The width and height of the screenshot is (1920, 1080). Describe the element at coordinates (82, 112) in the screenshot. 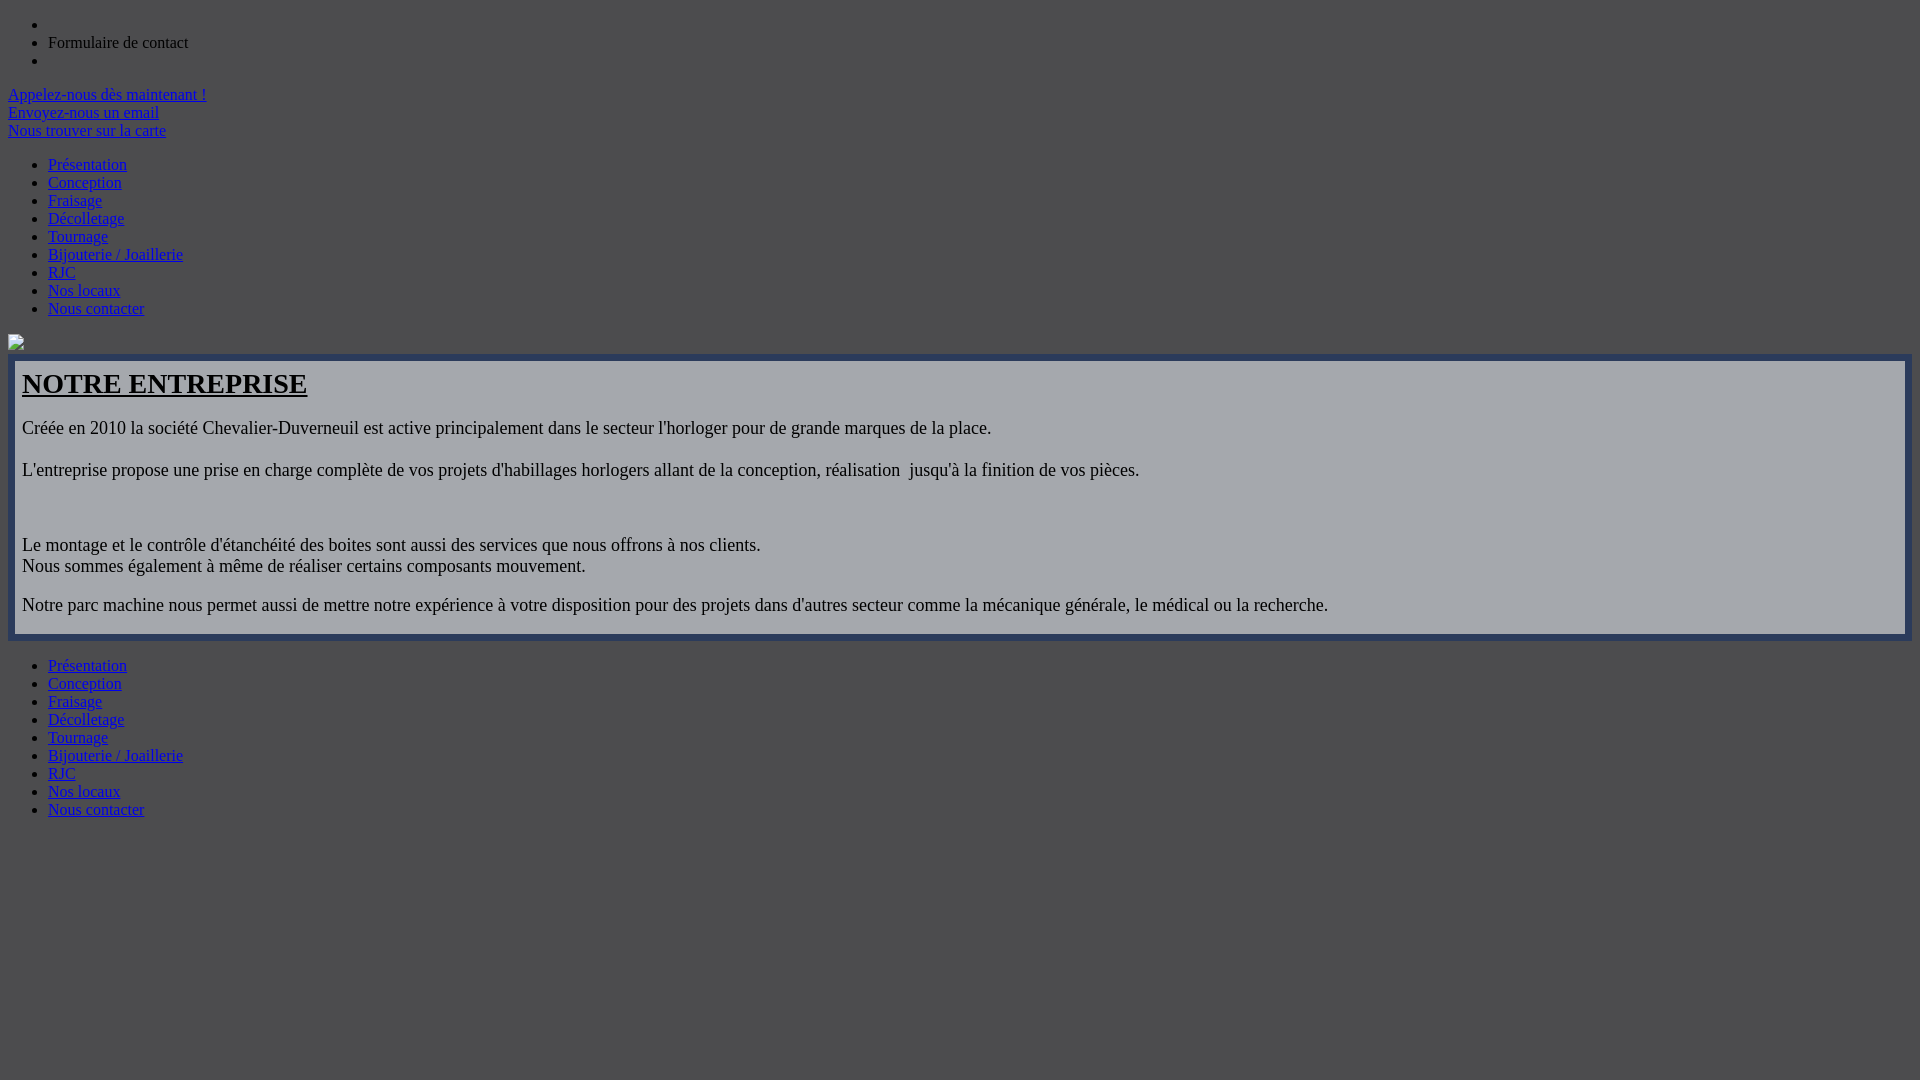

I see `'Envoyez-nous un email'` at that location.